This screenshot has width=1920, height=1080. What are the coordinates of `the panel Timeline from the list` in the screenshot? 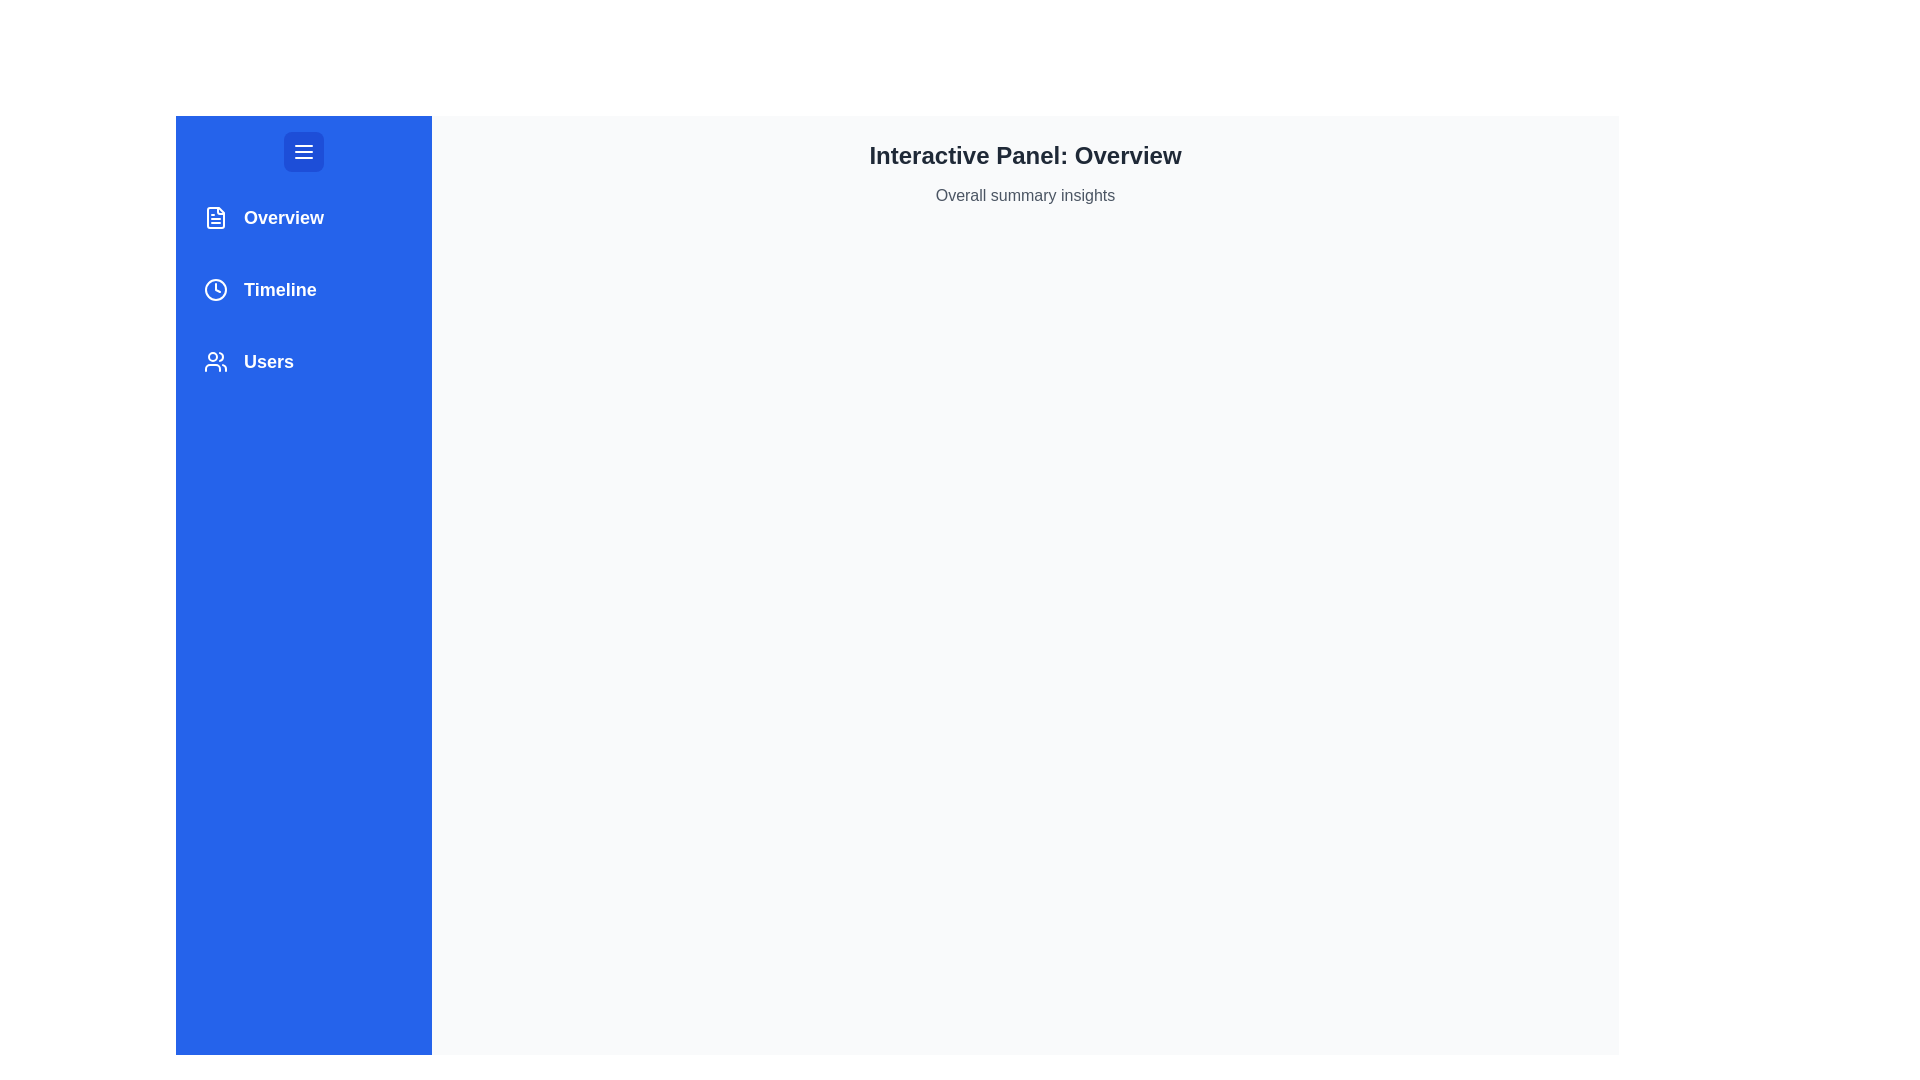 It's located at (302, 289).